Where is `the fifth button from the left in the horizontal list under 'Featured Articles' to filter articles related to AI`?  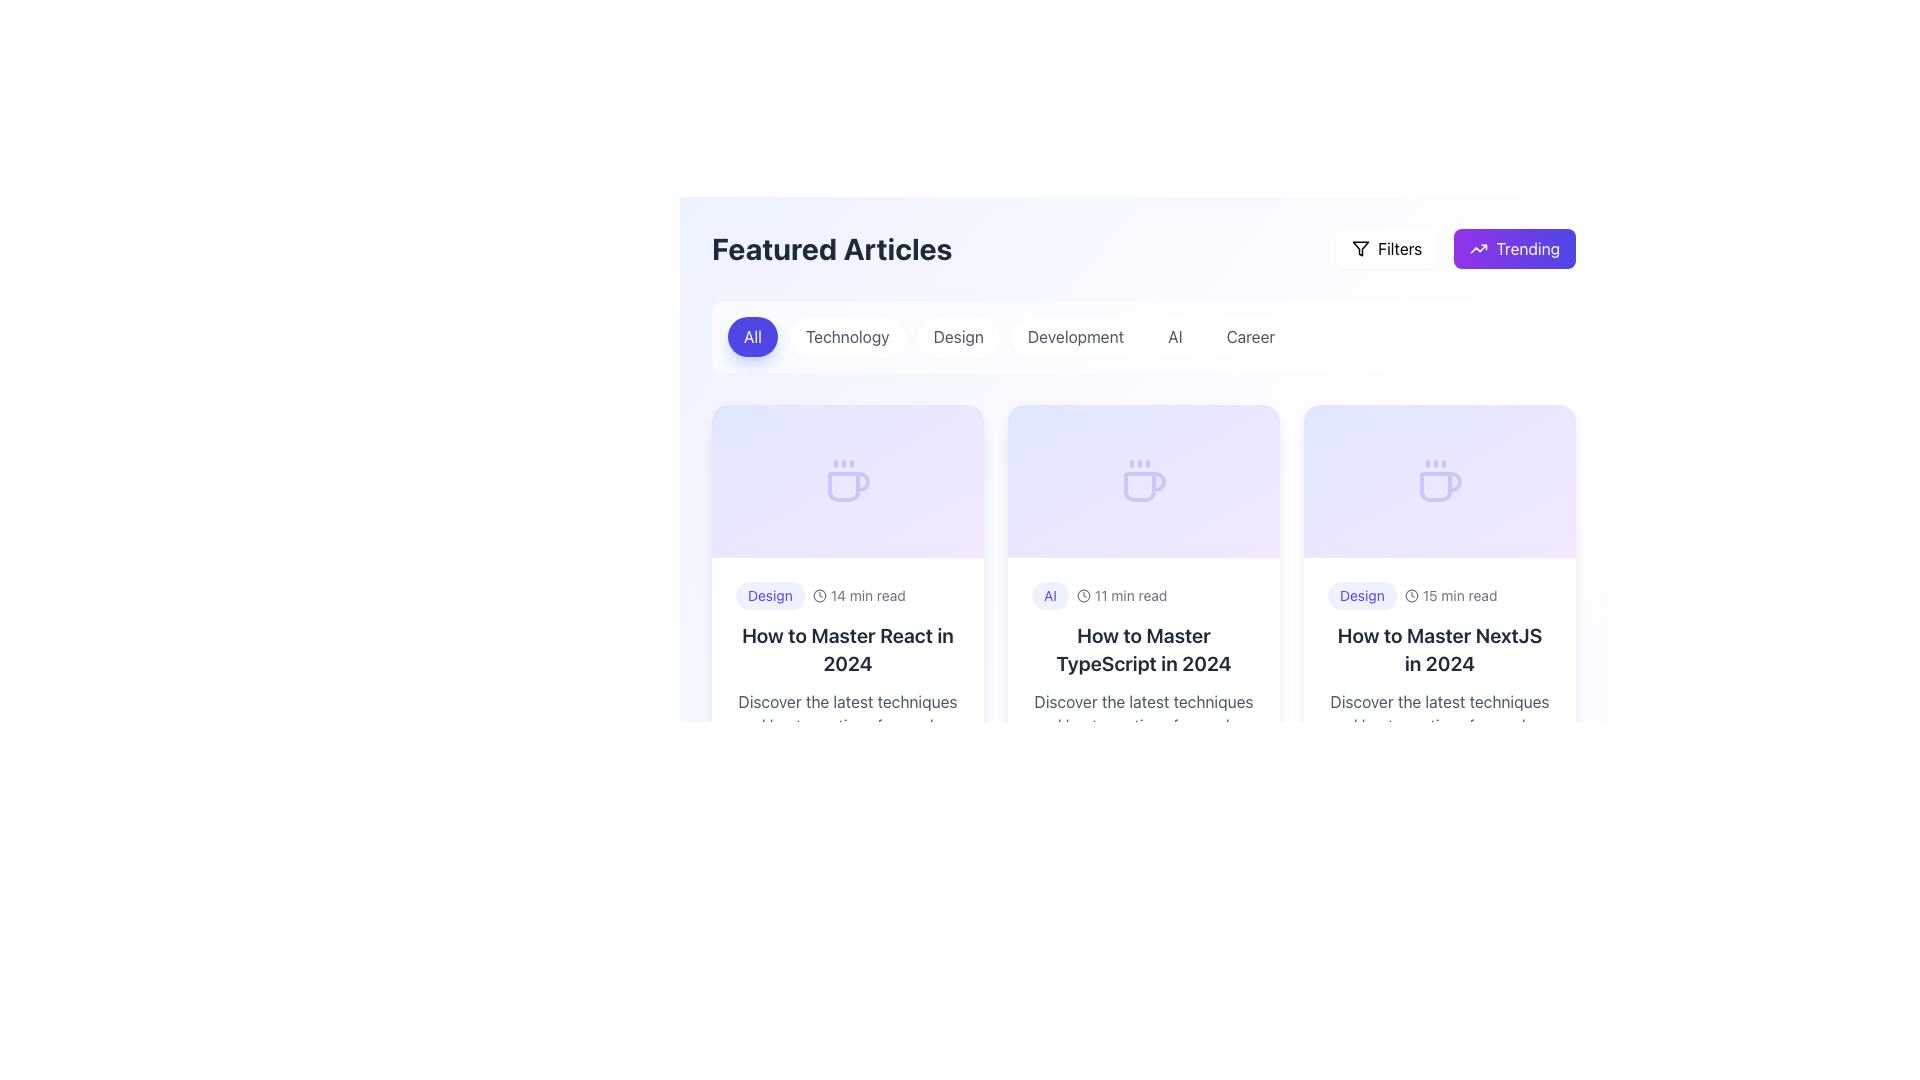 the fifth button from the left in the horizontal list under 'Featured Articles' to filter articles related to AI is located at coordinates (1175, 335).